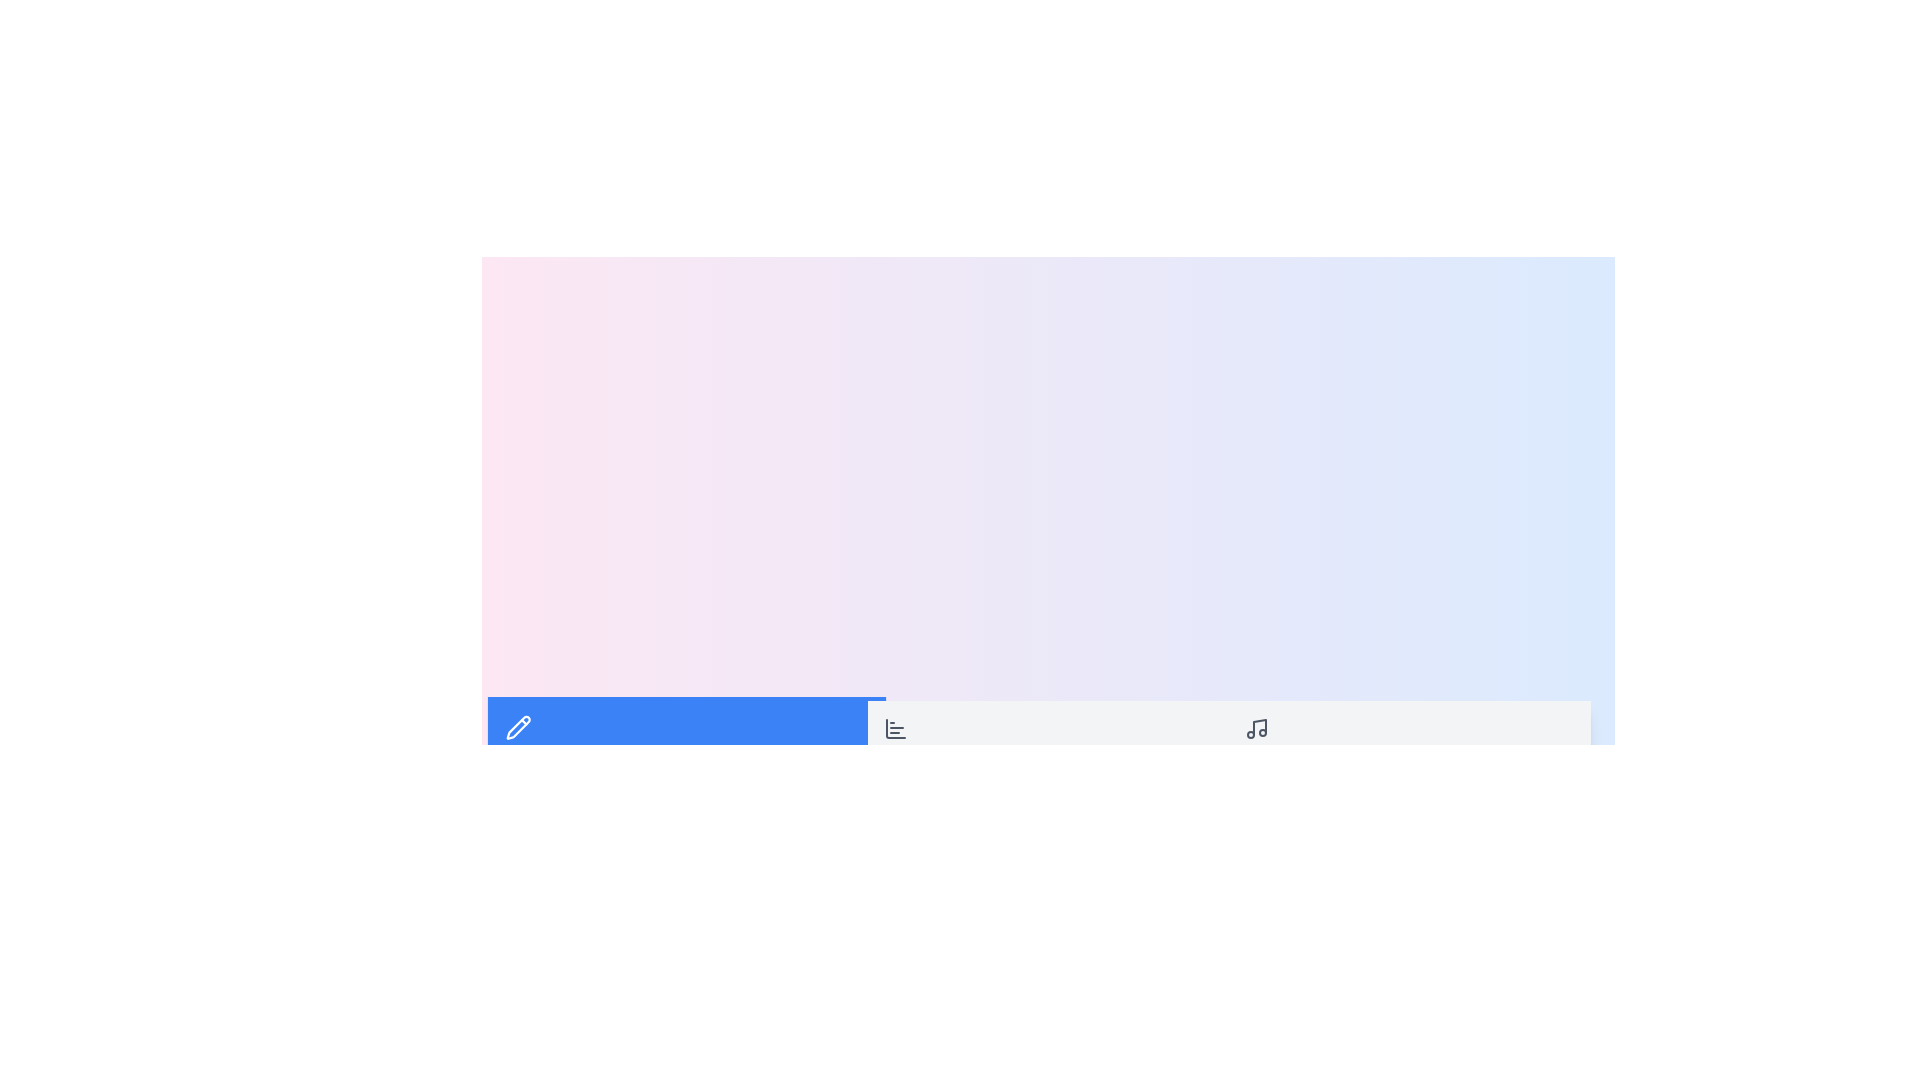 Image resolution: width=1920 pixels, height=1080 pixels. What do you see at coordinates (1409, 740) in the screenshot?
I see `the tab labeled Audio to observe its visual effect` at bounding box center [1409, 740].